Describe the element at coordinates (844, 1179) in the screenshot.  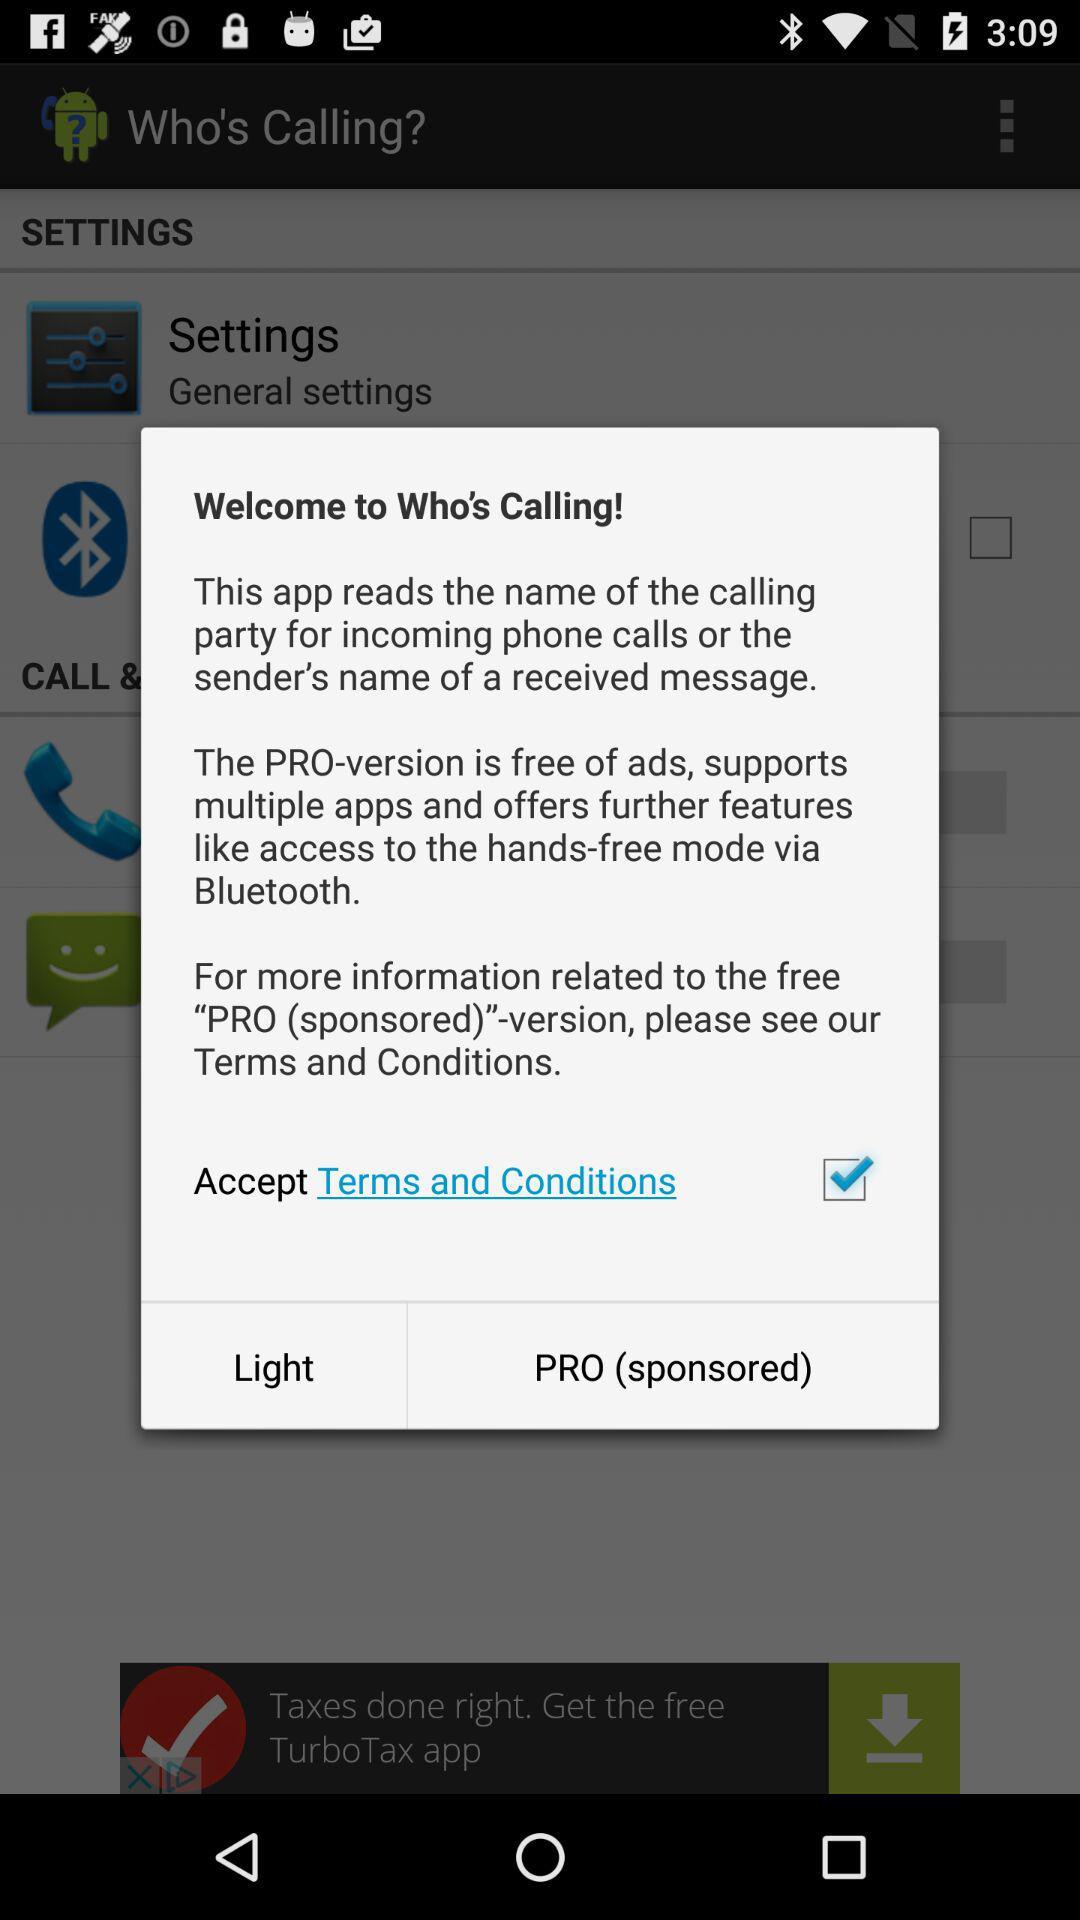
I see `accept` at that location.